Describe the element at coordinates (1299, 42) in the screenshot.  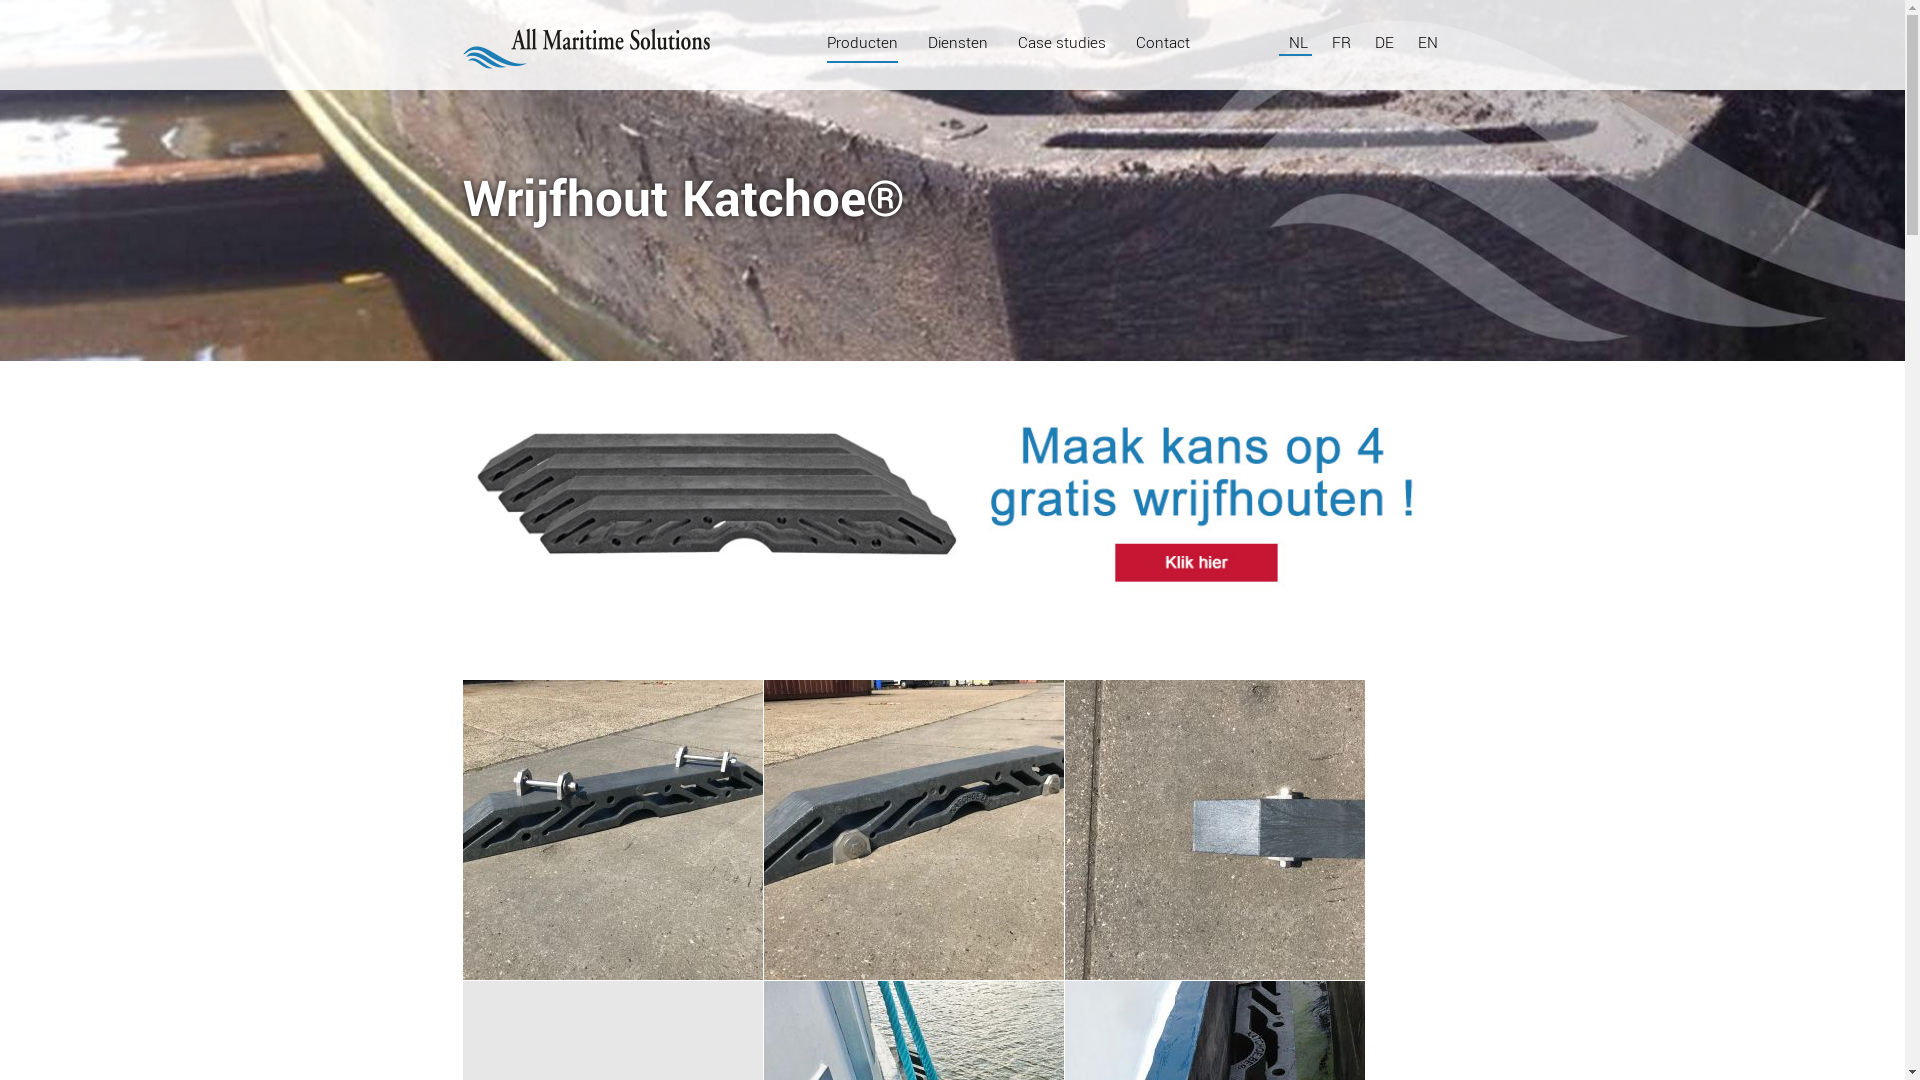
I see `'NL'` at that location.